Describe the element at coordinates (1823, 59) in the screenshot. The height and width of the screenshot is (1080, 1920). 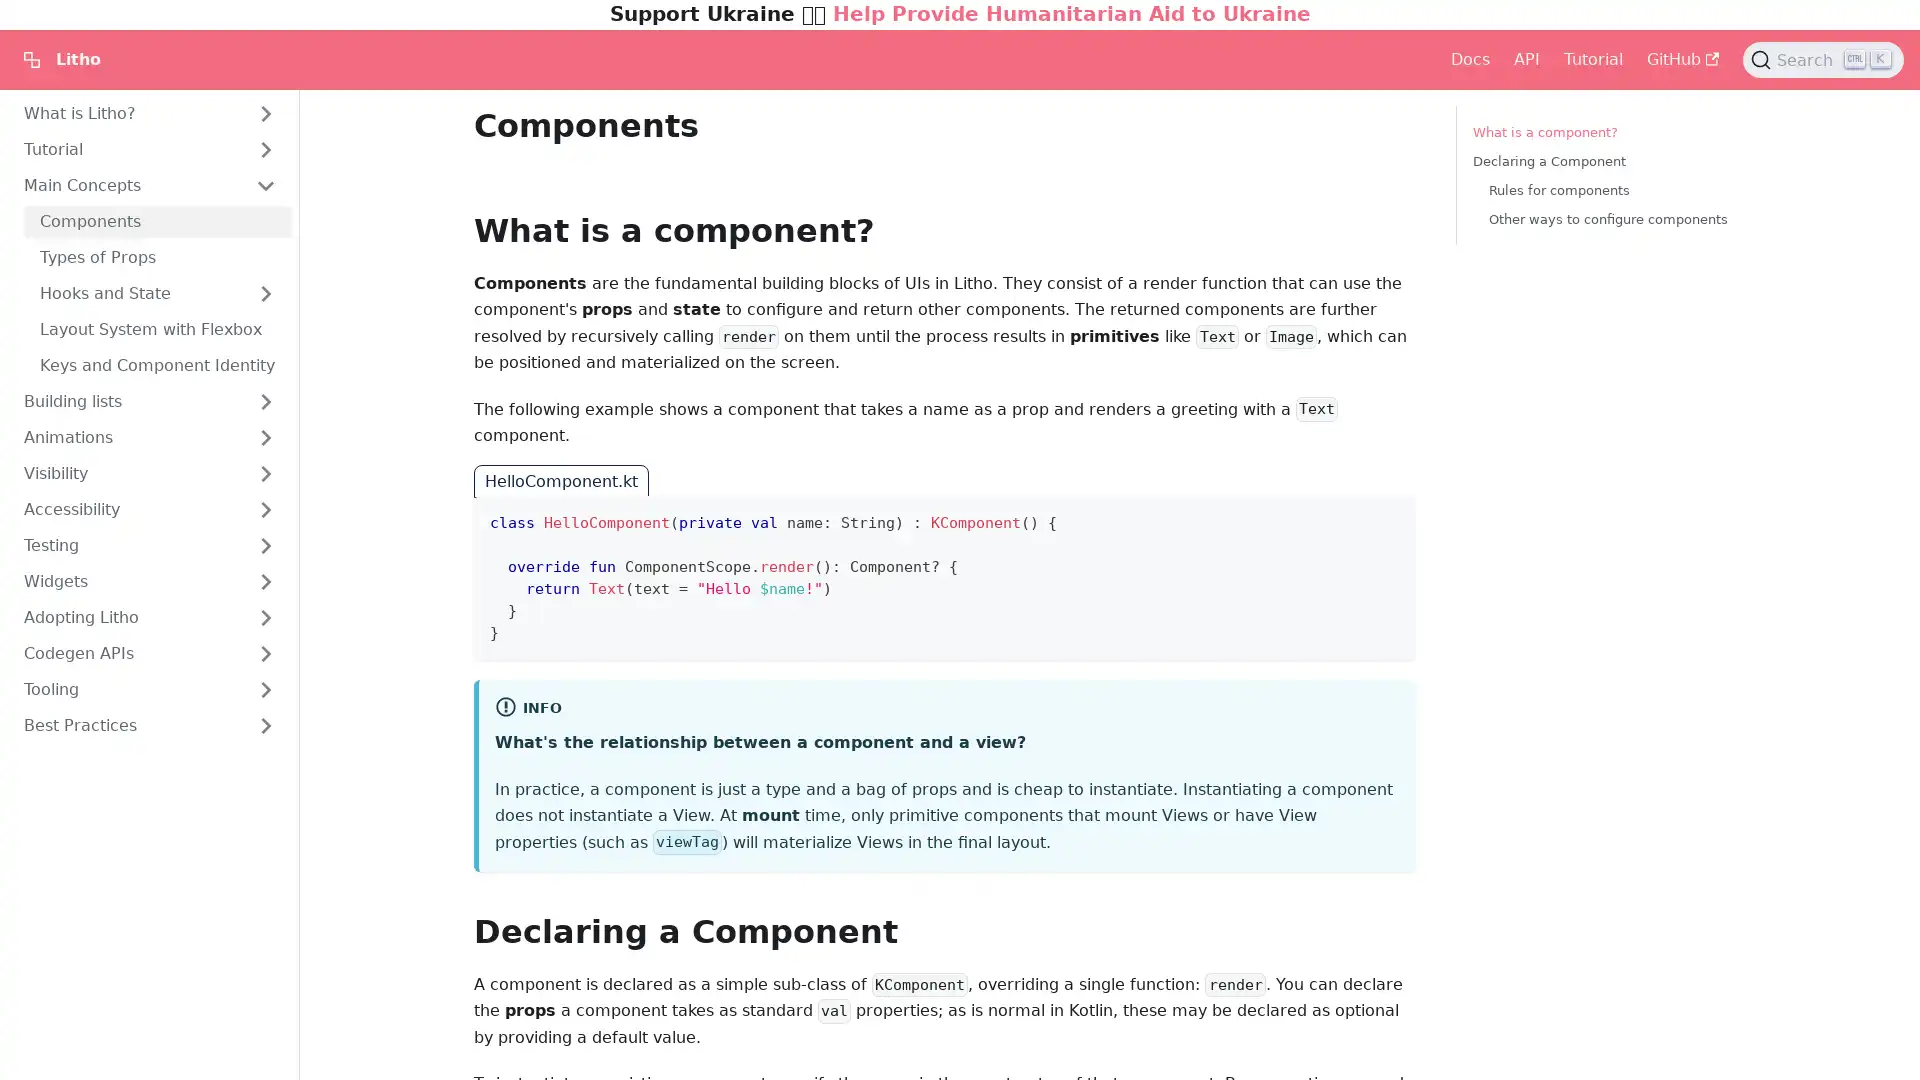
I see `Search` at that location.